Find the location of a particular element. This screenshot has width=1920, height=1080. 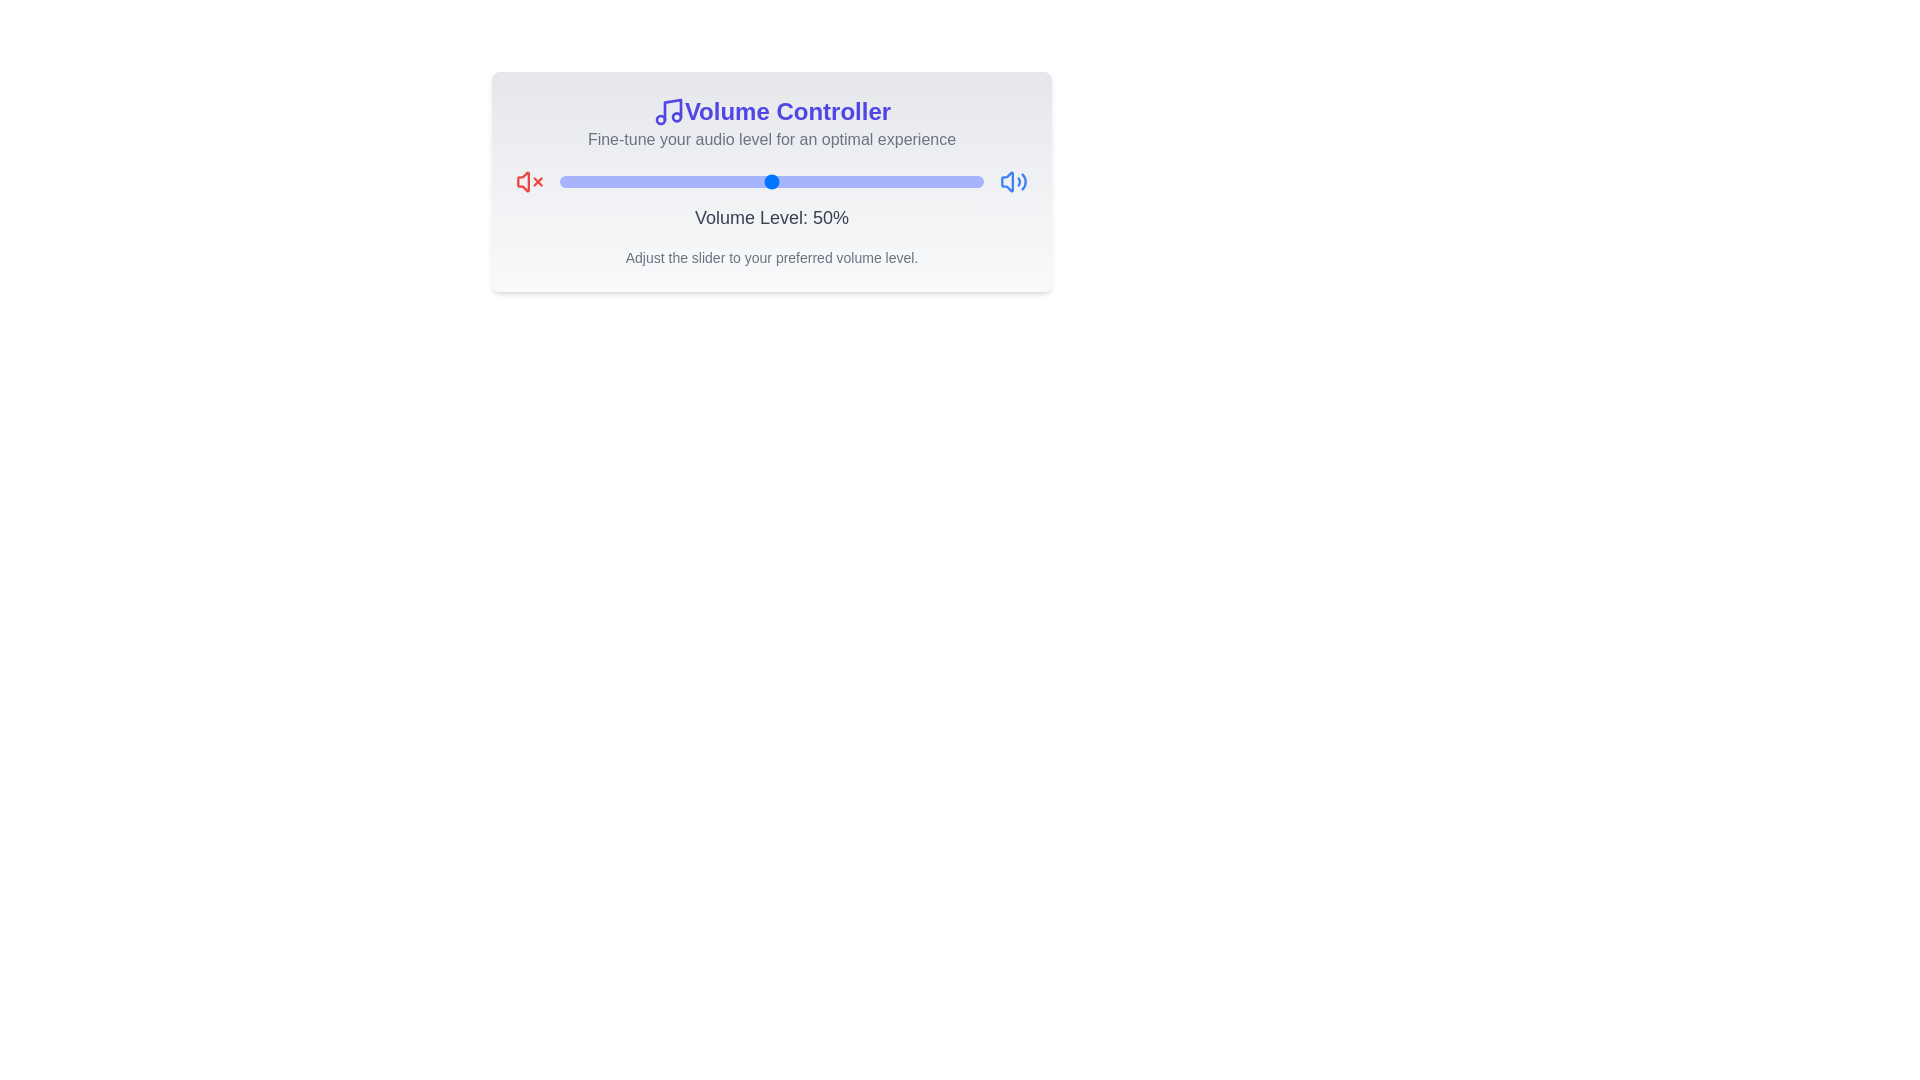

the volume slider to set the volume to 73% is located at coordinates (869, 181).